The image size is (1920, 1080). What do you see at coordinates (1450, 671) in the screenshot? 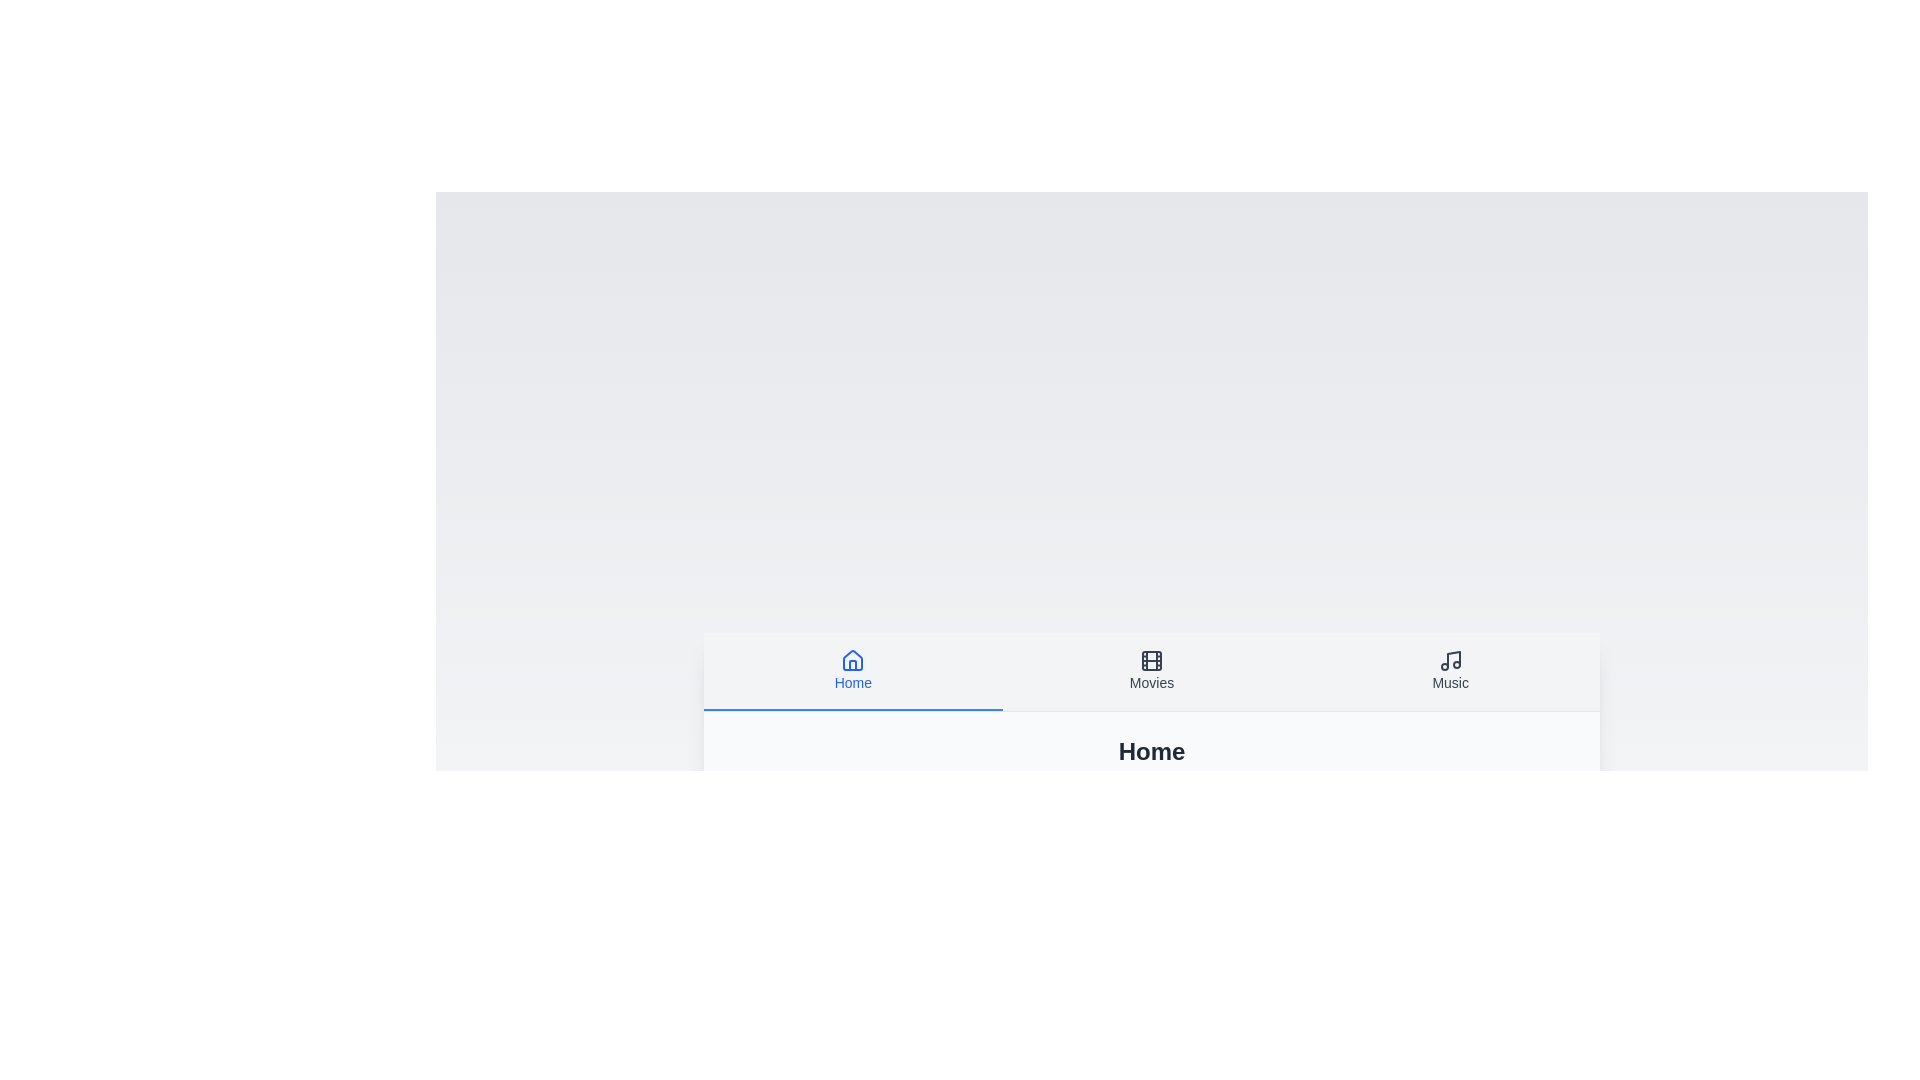
I see `the Music tab to activate it` at bounding box center [1450, 671].